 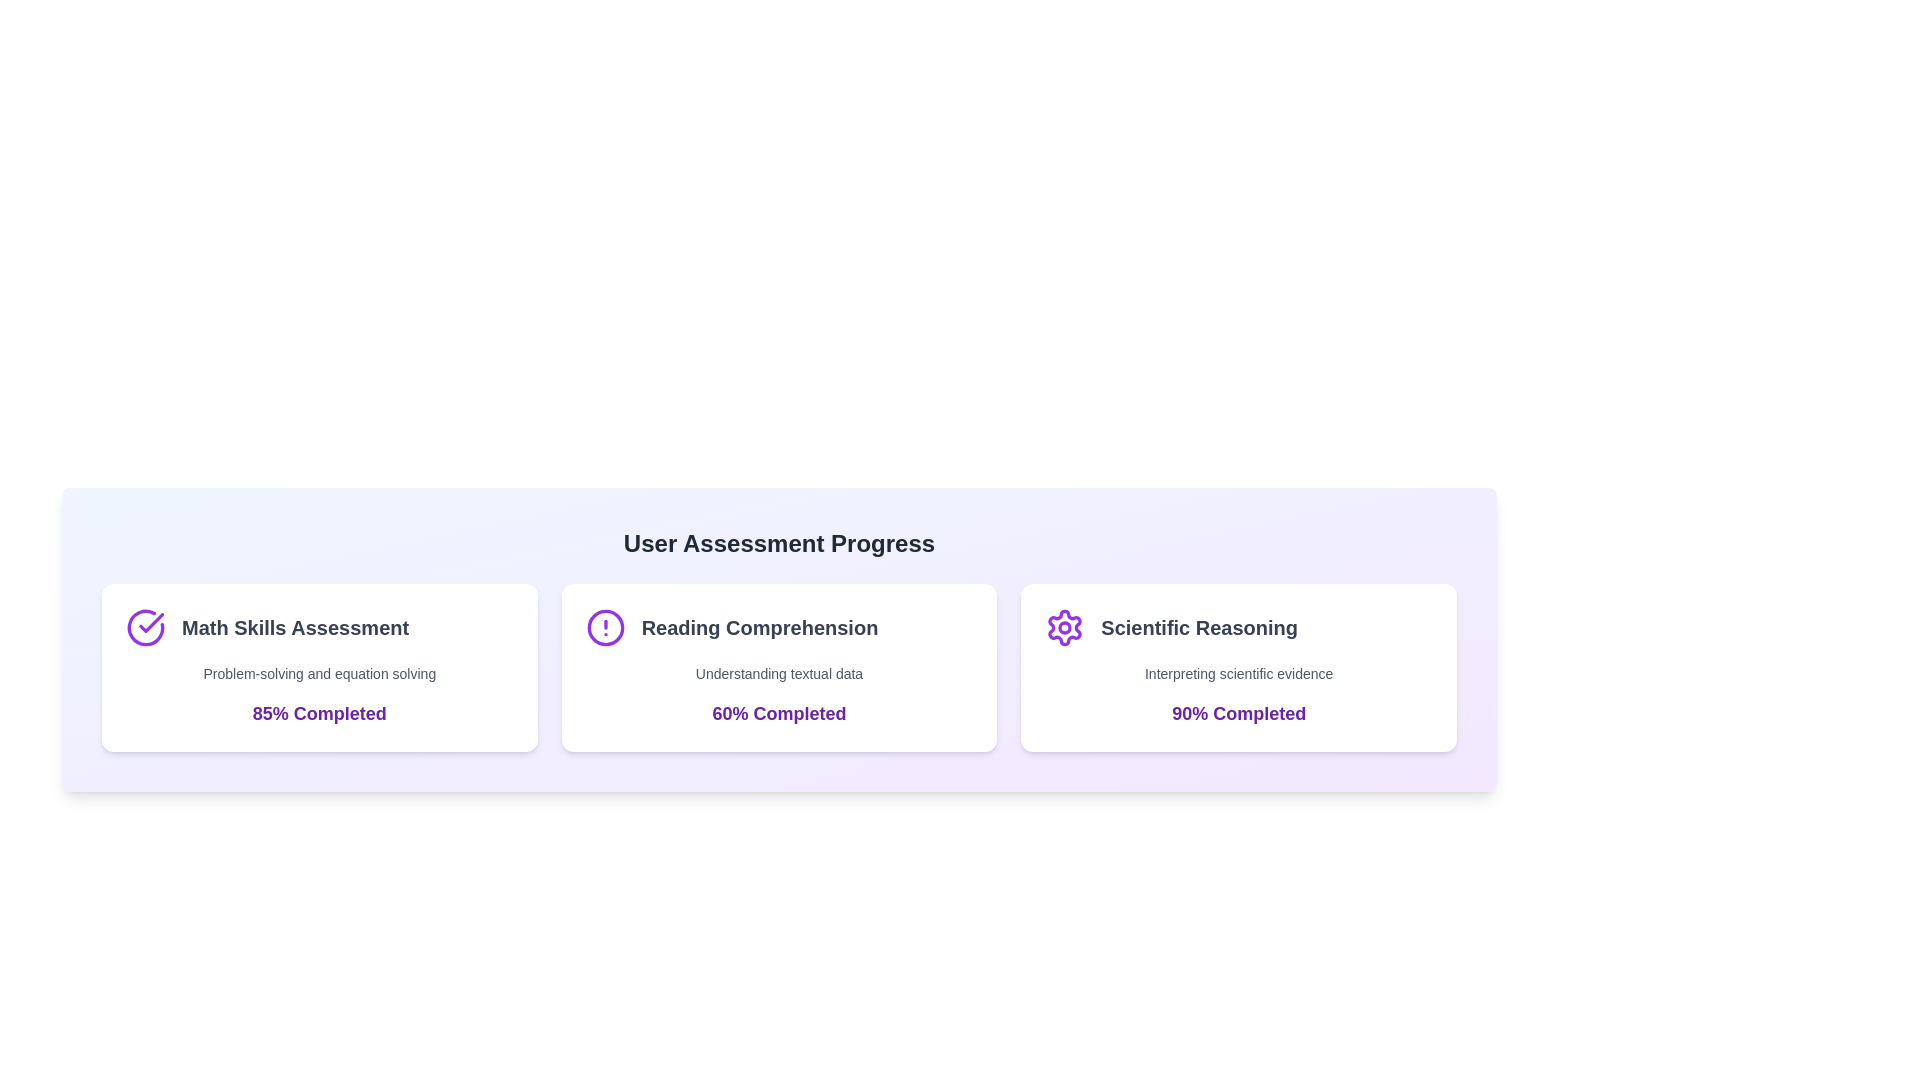 What do you see at coordinates (318, 667) in the screenshot?
I see `the Card Component titled 'Math Skills Assessment' which is the first card in the grid layout, featuring a checkmark icon and displaying '85% Completed' in bold purple` at bounding box center [318, 667].